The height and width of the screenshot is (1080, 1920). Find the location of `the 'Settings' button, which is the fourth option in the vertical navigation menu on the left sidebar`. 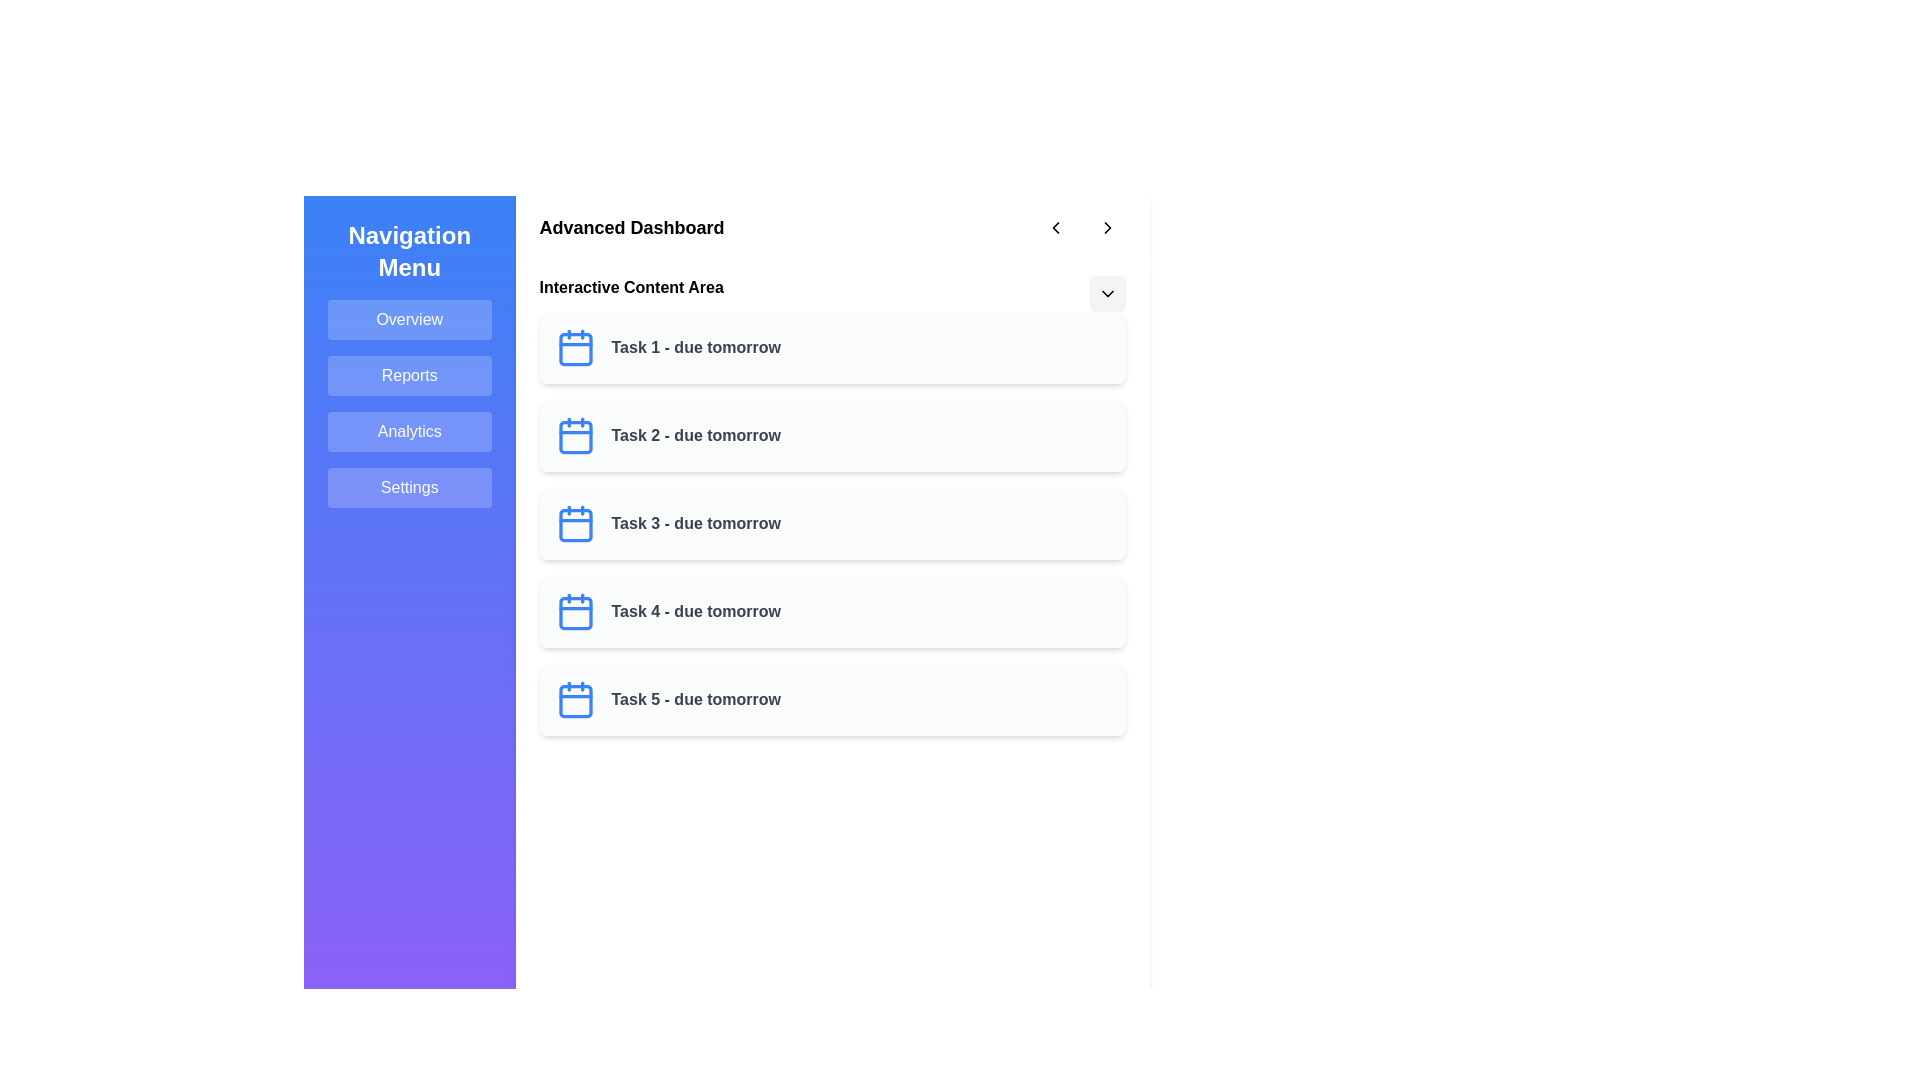

the 'Settings' button, which is the fourth option in the vertical navigation menu on the left sidebar is located at coordinates (408, 488).